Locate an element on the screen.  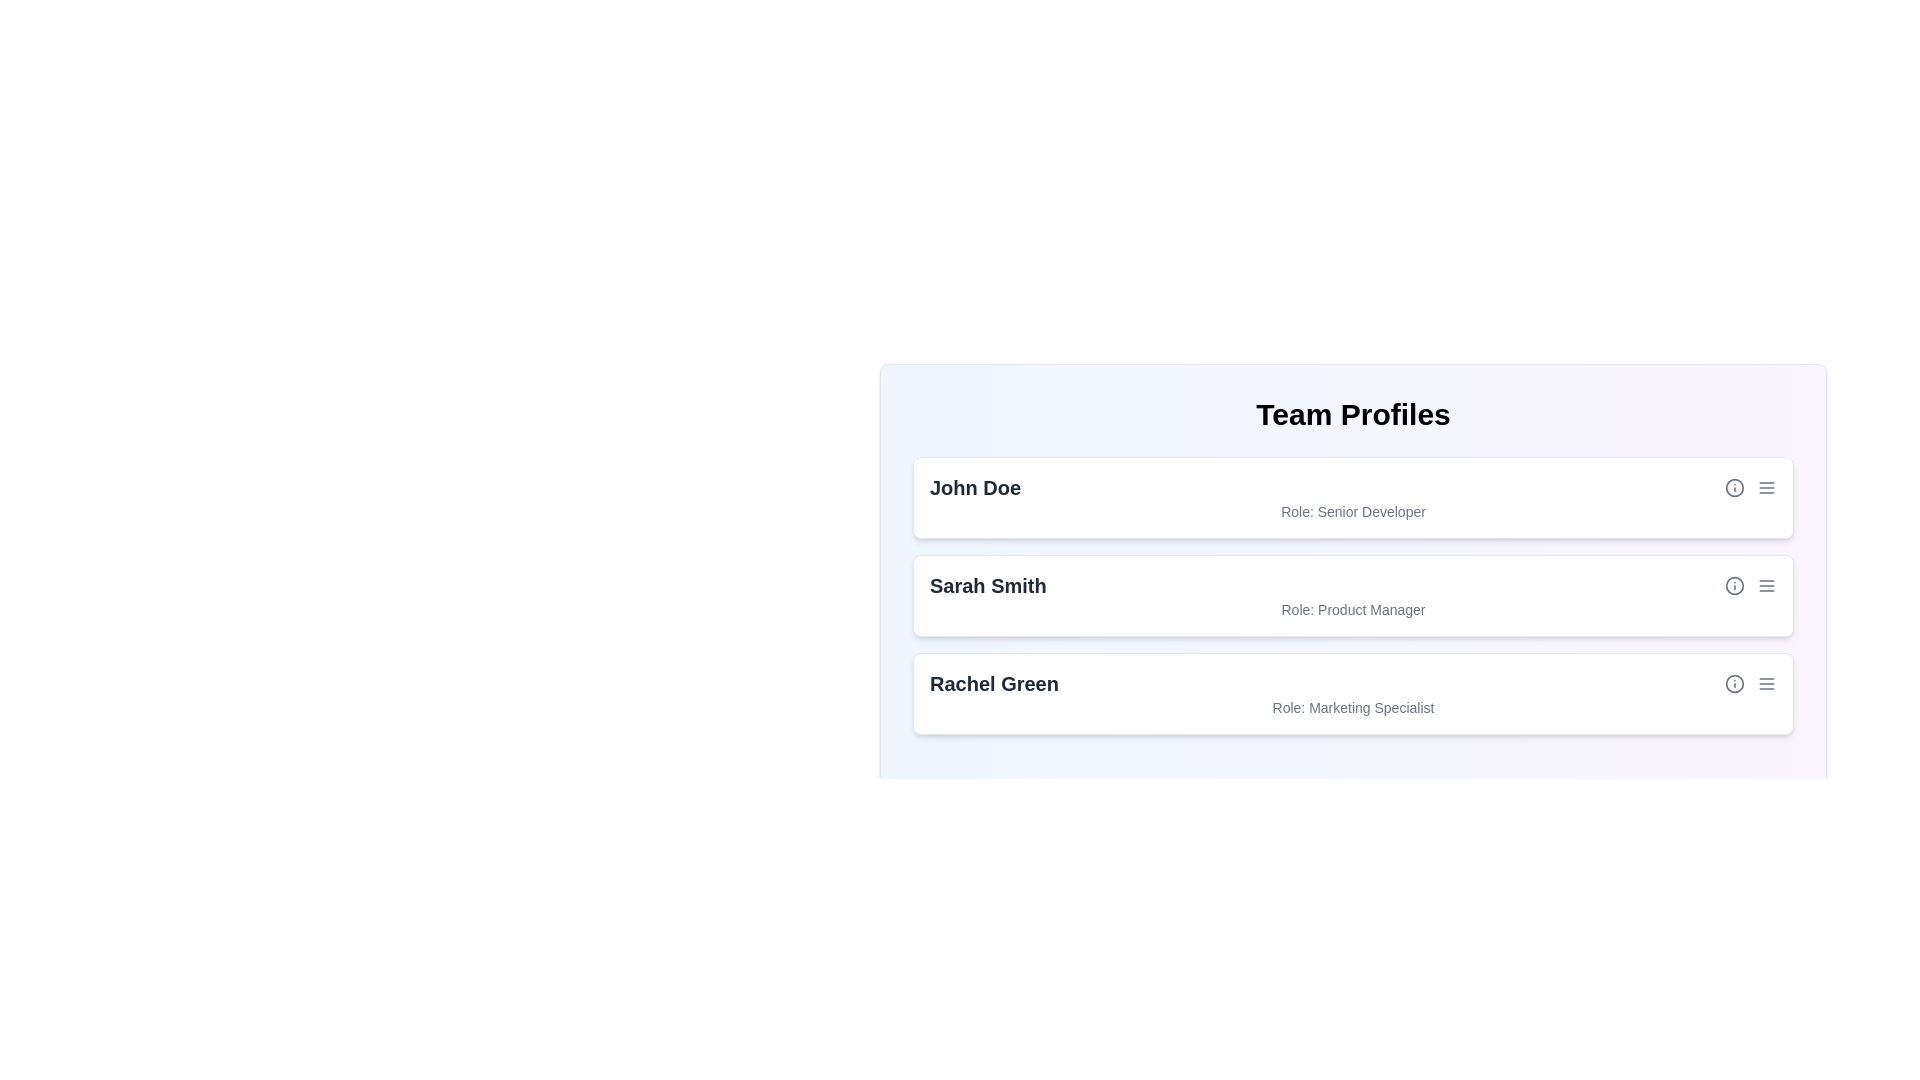
the Icon button resembling a menu or options toggle located at the right end of Rachel Green's profile section is located at coordinates (1766, 682).